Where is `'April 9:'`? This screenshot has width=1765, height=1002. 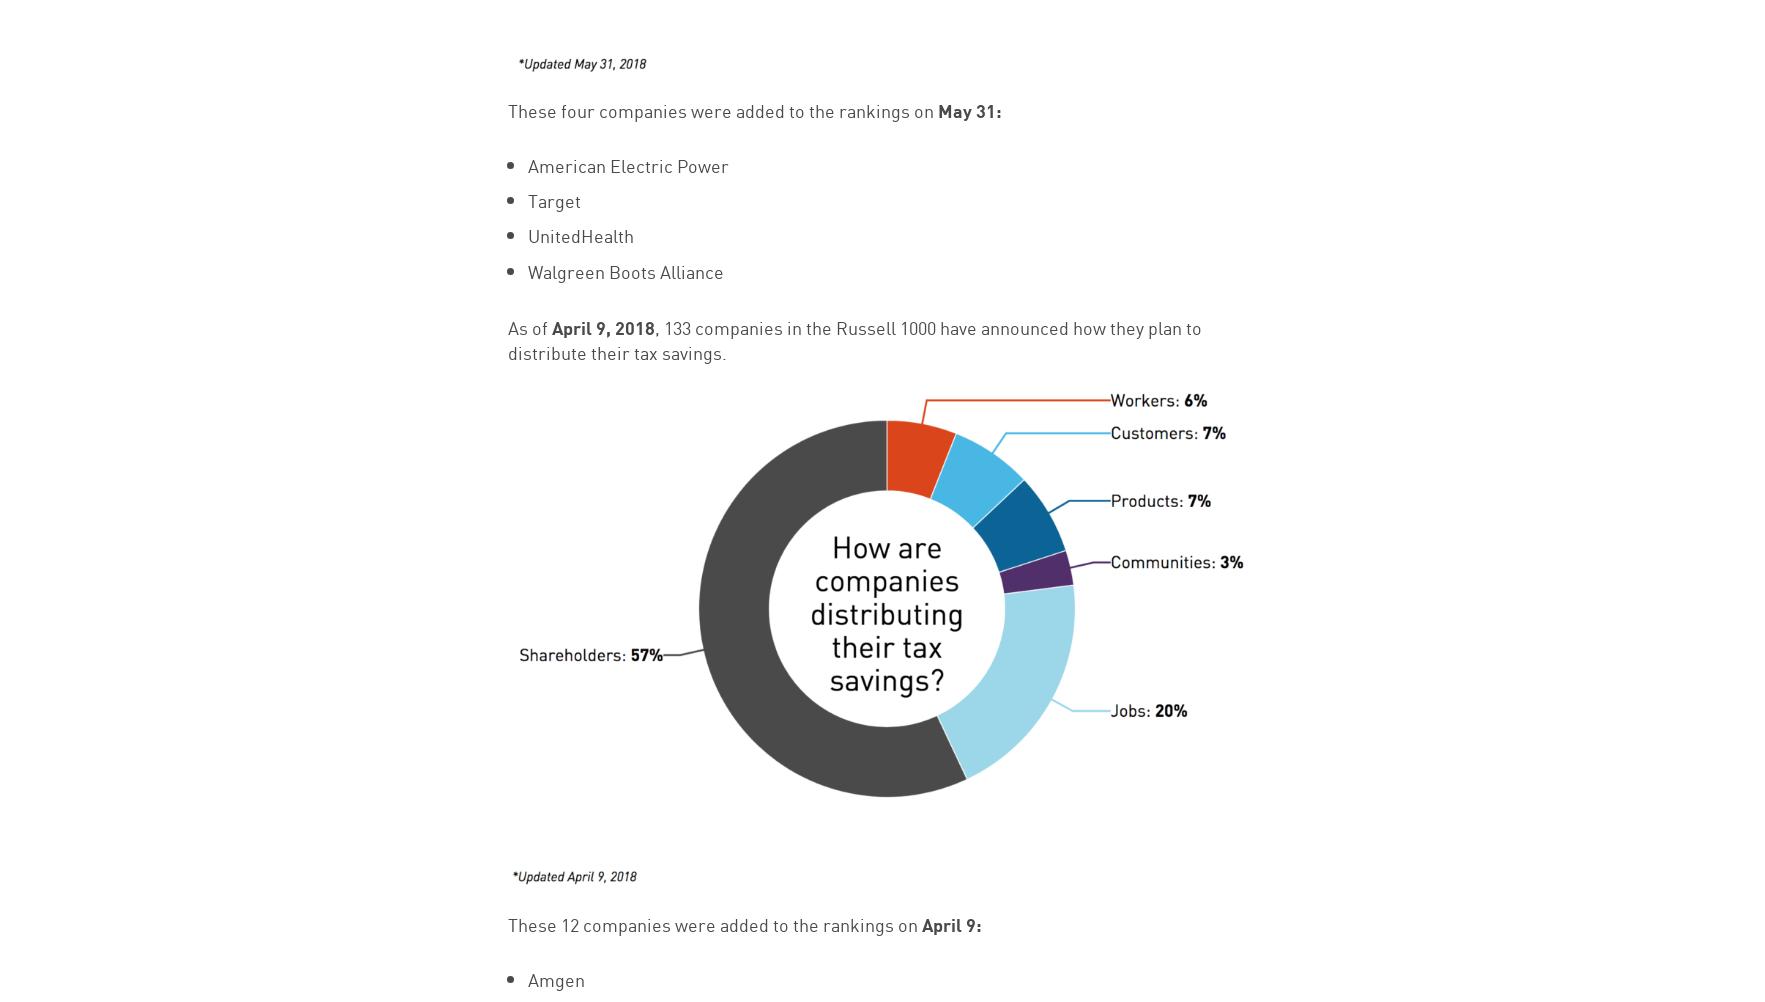 'April 9:' is located at coordinates (950, 921).